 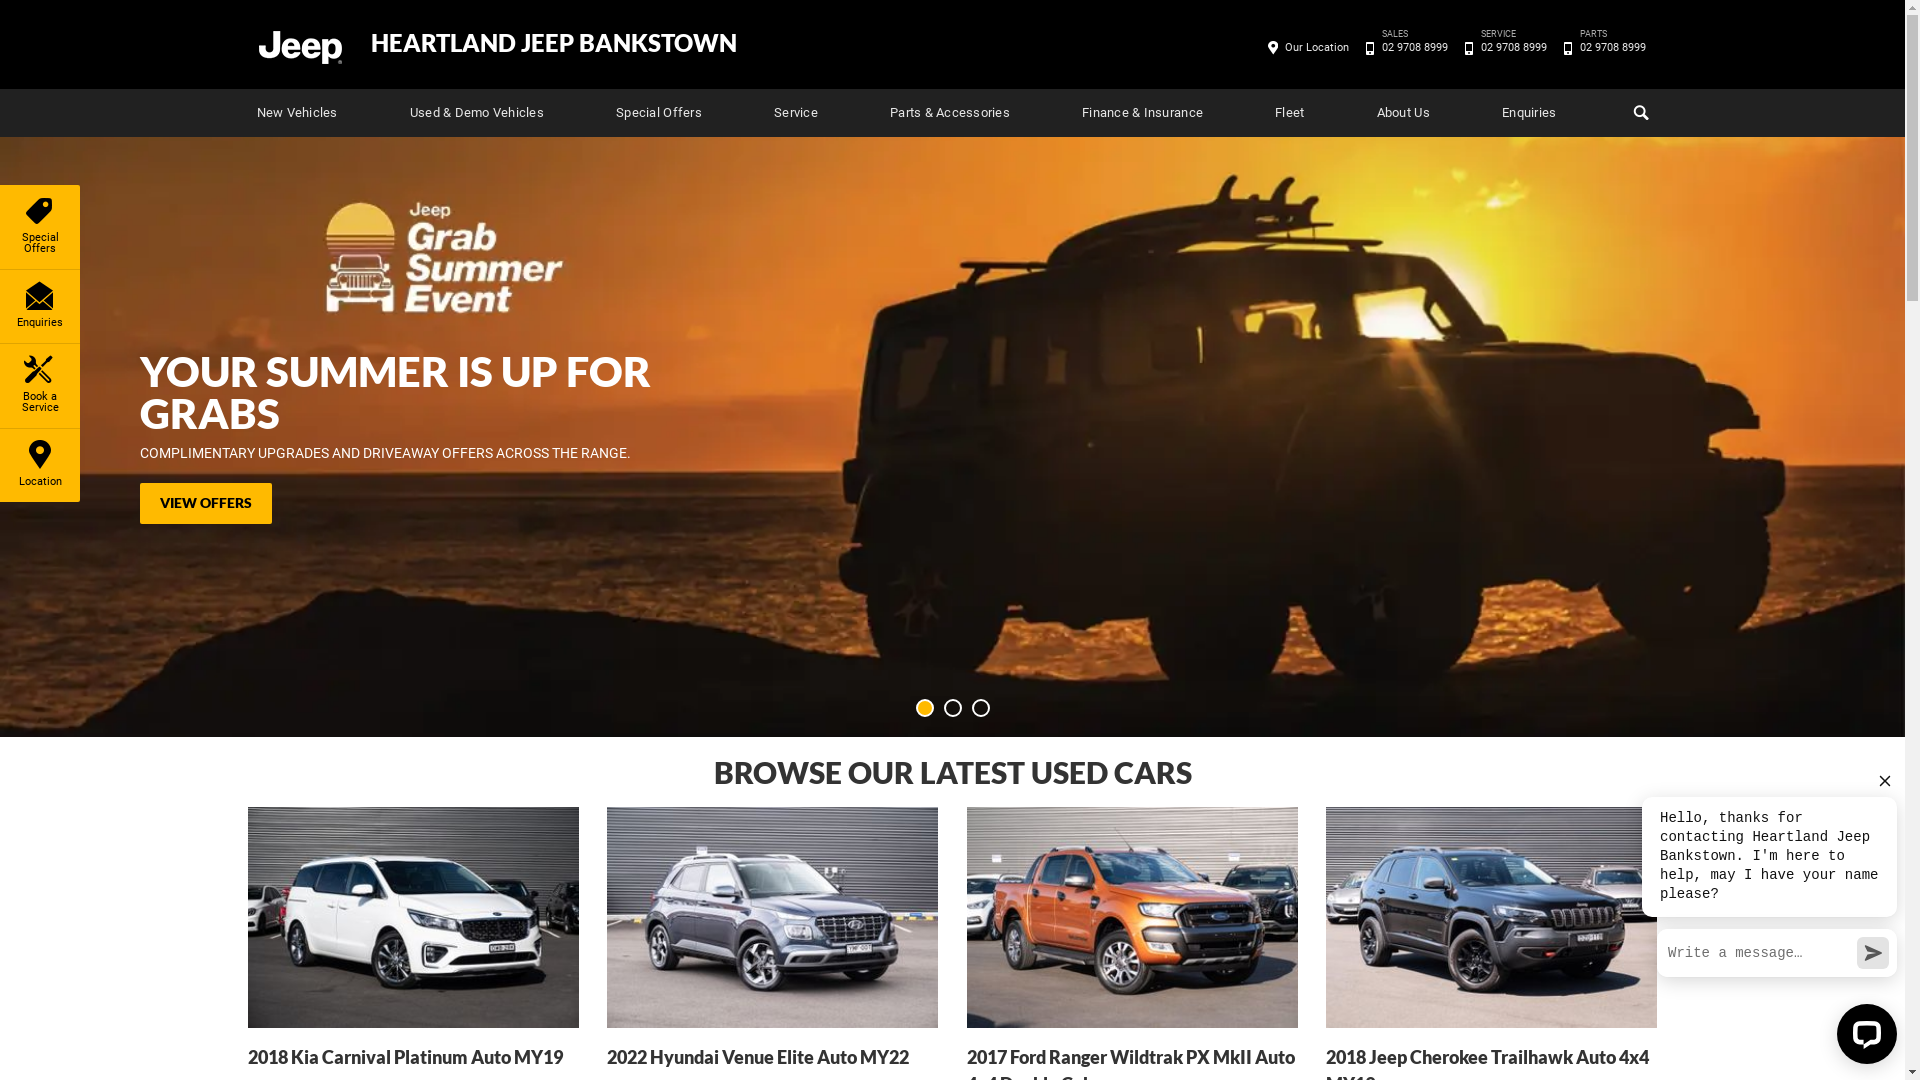 I want to click on 'Location', so click(x=0, y=465).